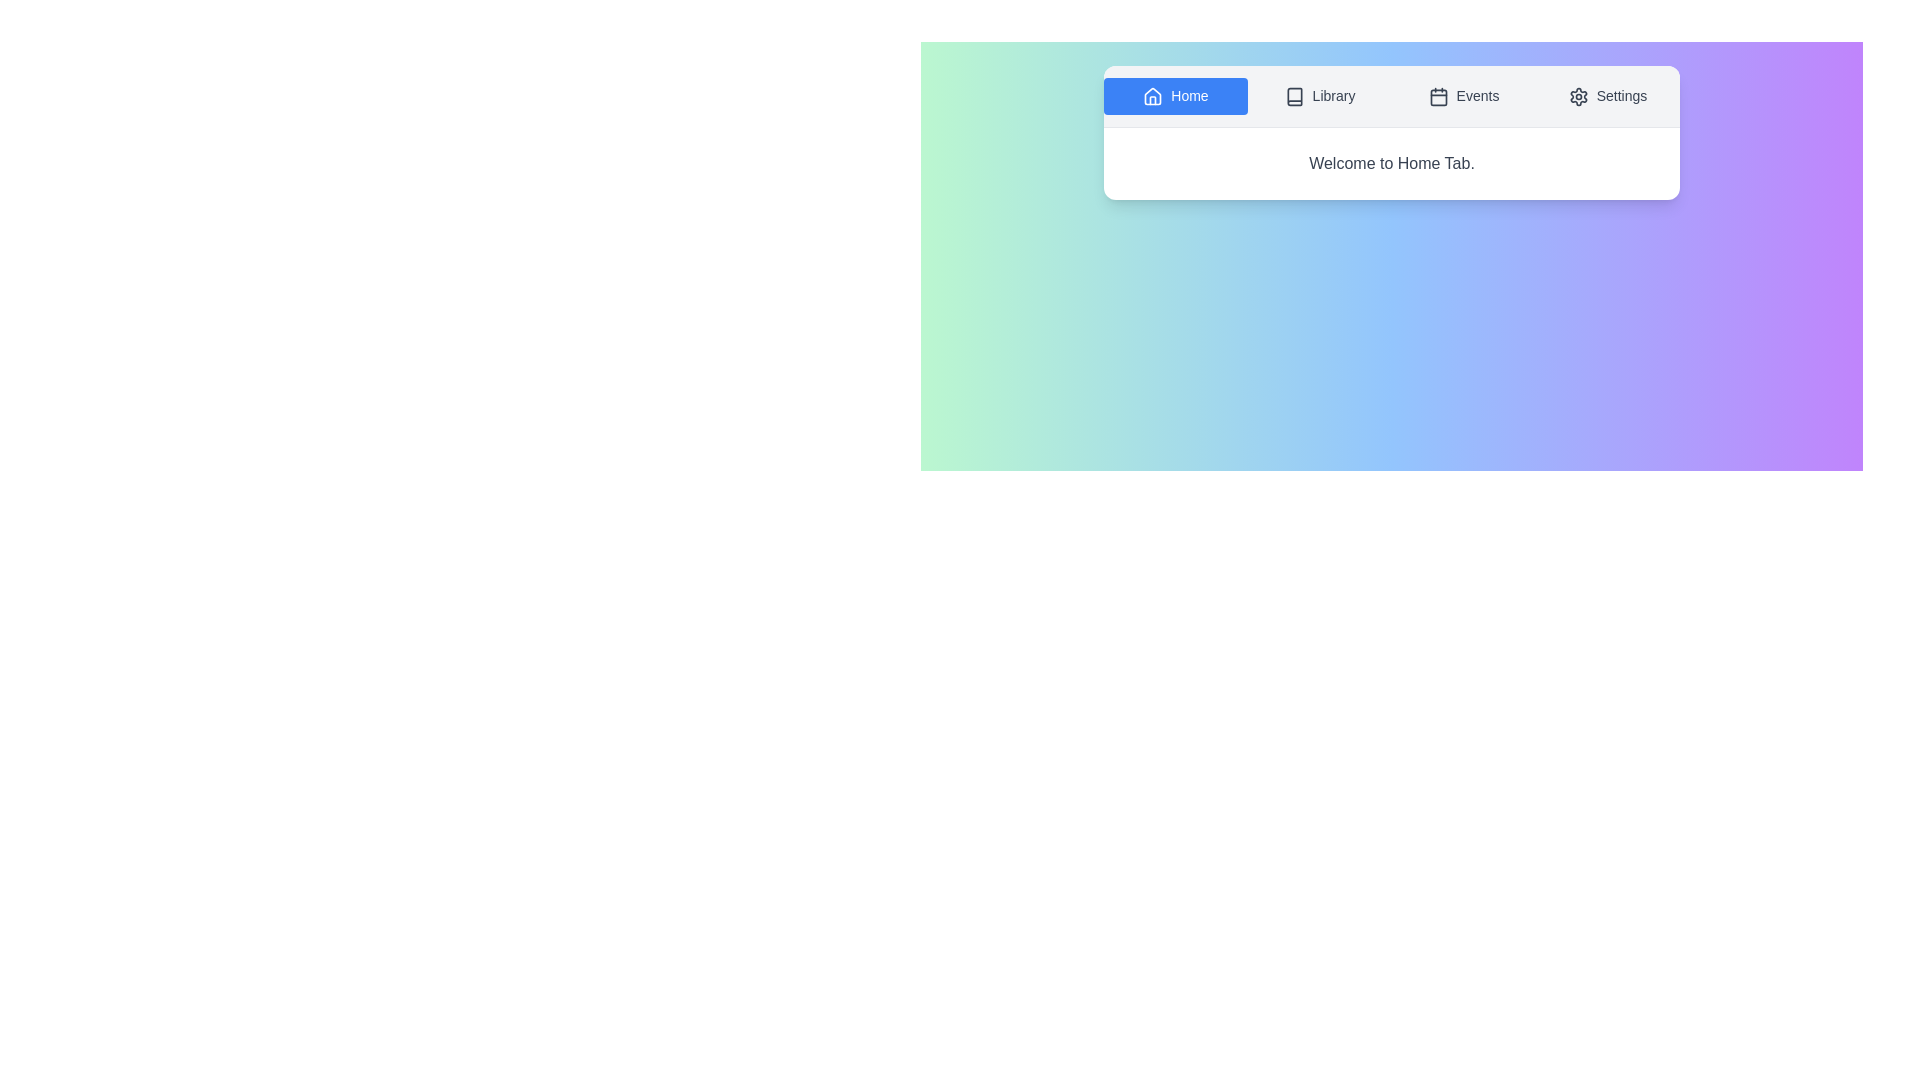 The width and height of the screenshot is (1920, 1080). Describe the element at coordinates (1577, 97) in the screenshot. I see `the 'Settings' icon in the navigation bar` at that location.